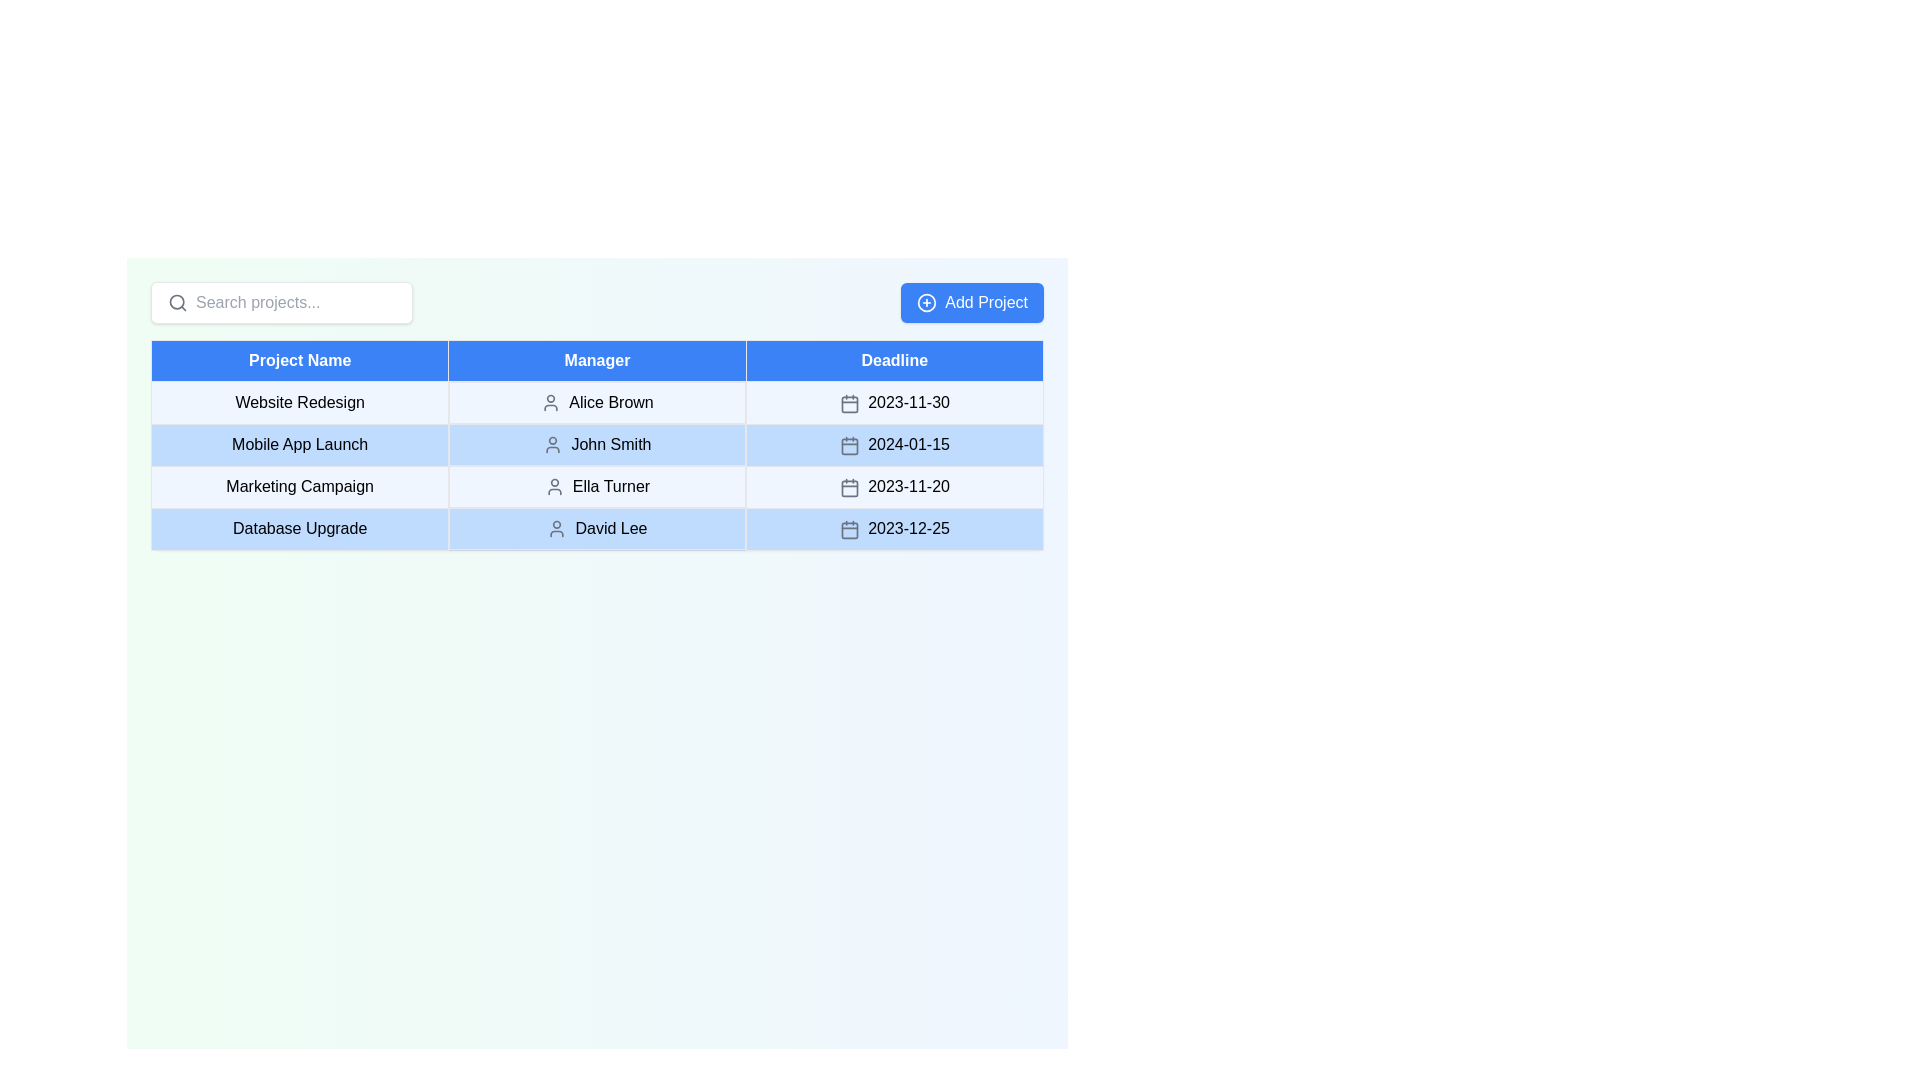  I want to click on the text display in the first column of the second row of the project table, which identifies the project name, so click(299, 402).